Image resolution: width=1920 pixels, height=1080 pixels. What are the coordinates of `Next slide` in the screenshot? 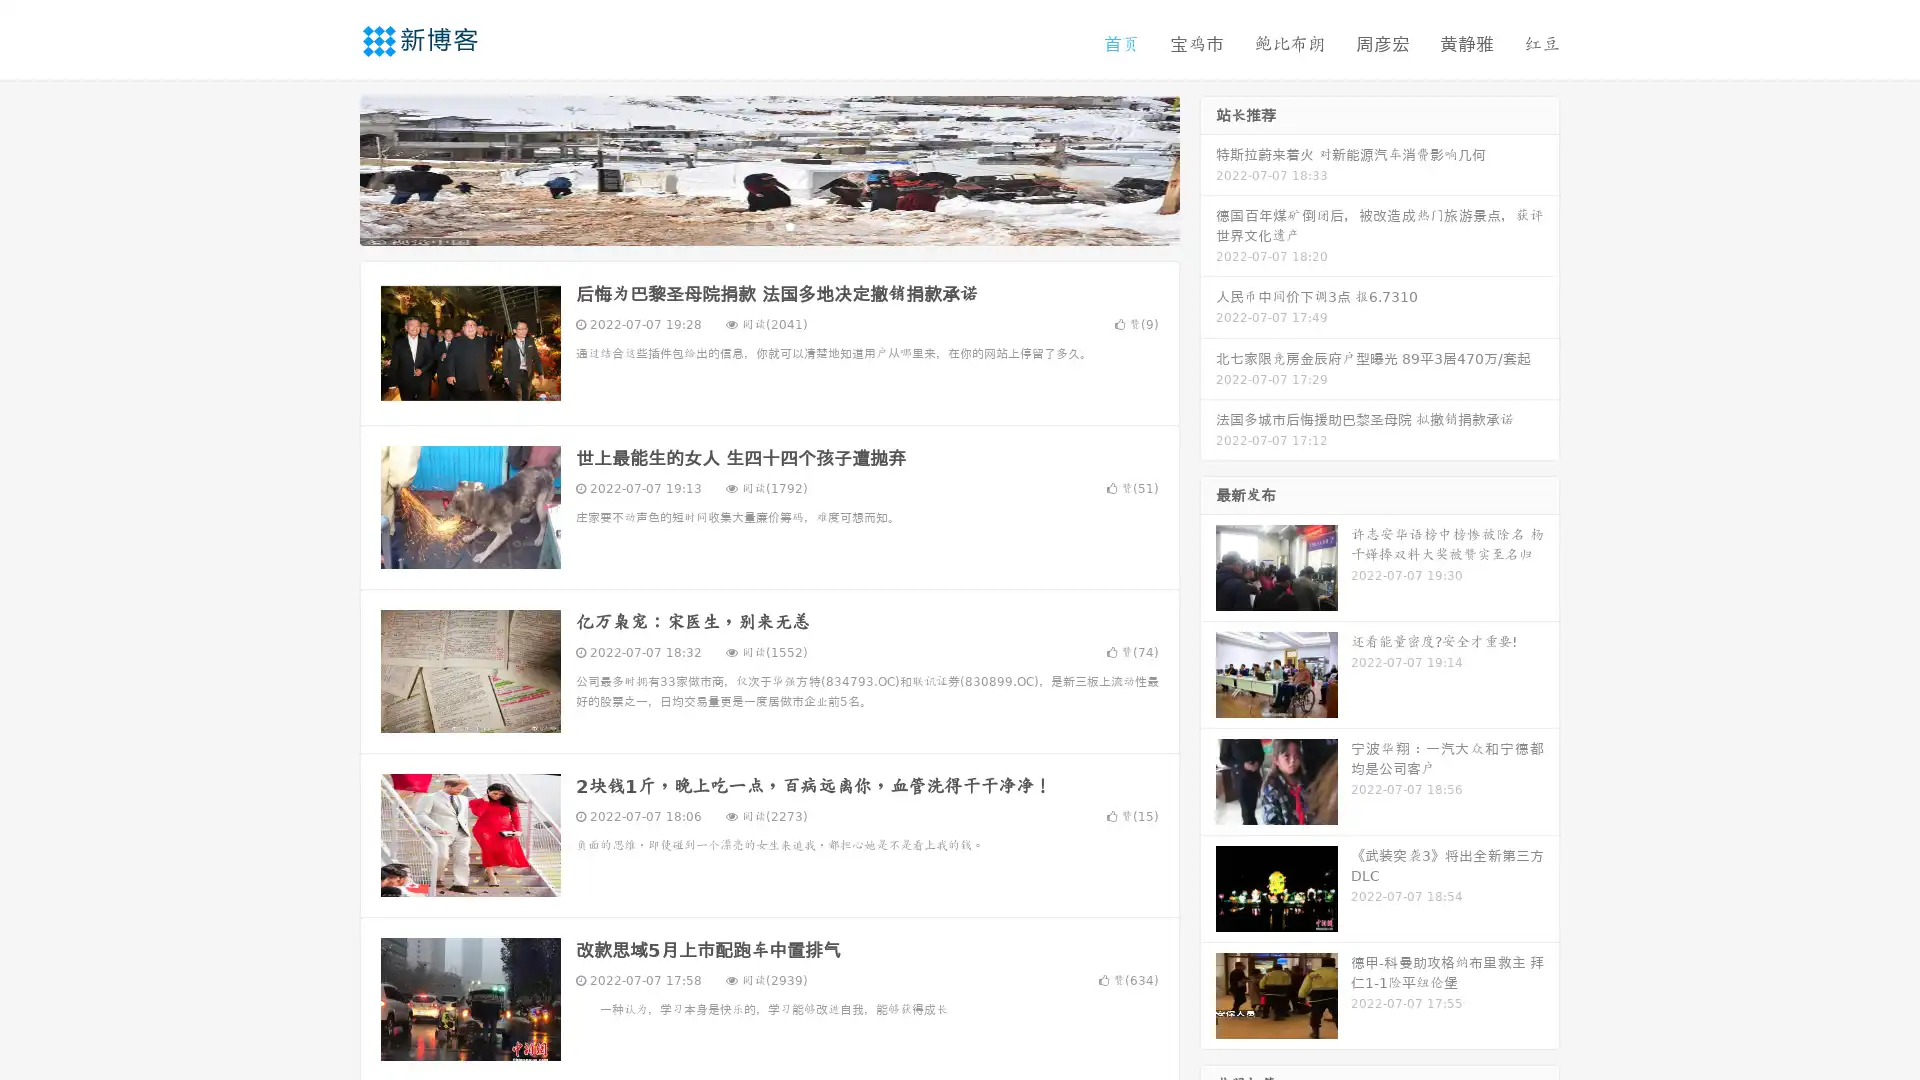 It's located at (1208, 168).